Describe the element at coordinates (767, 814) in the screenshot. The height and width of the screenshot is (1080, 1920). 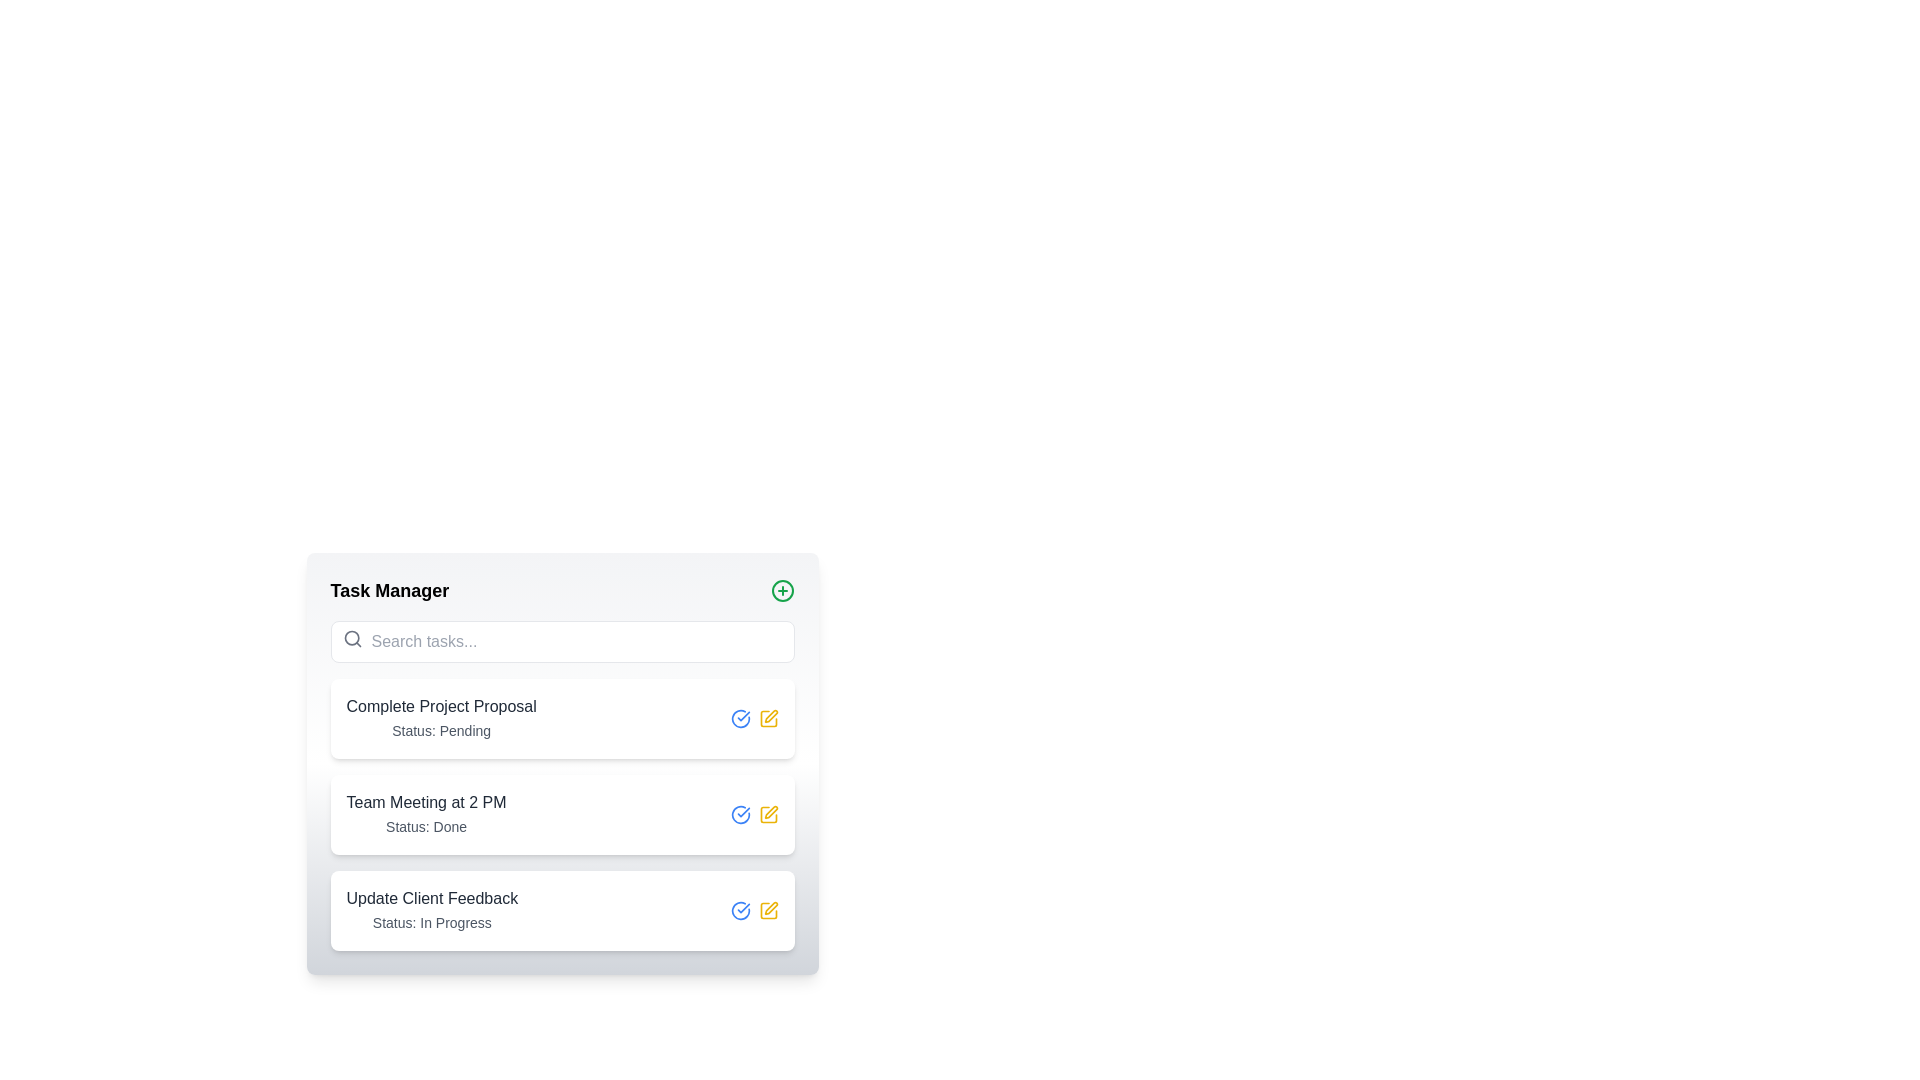
I see `the edit button located at the end of the third row in the task list` at that location.